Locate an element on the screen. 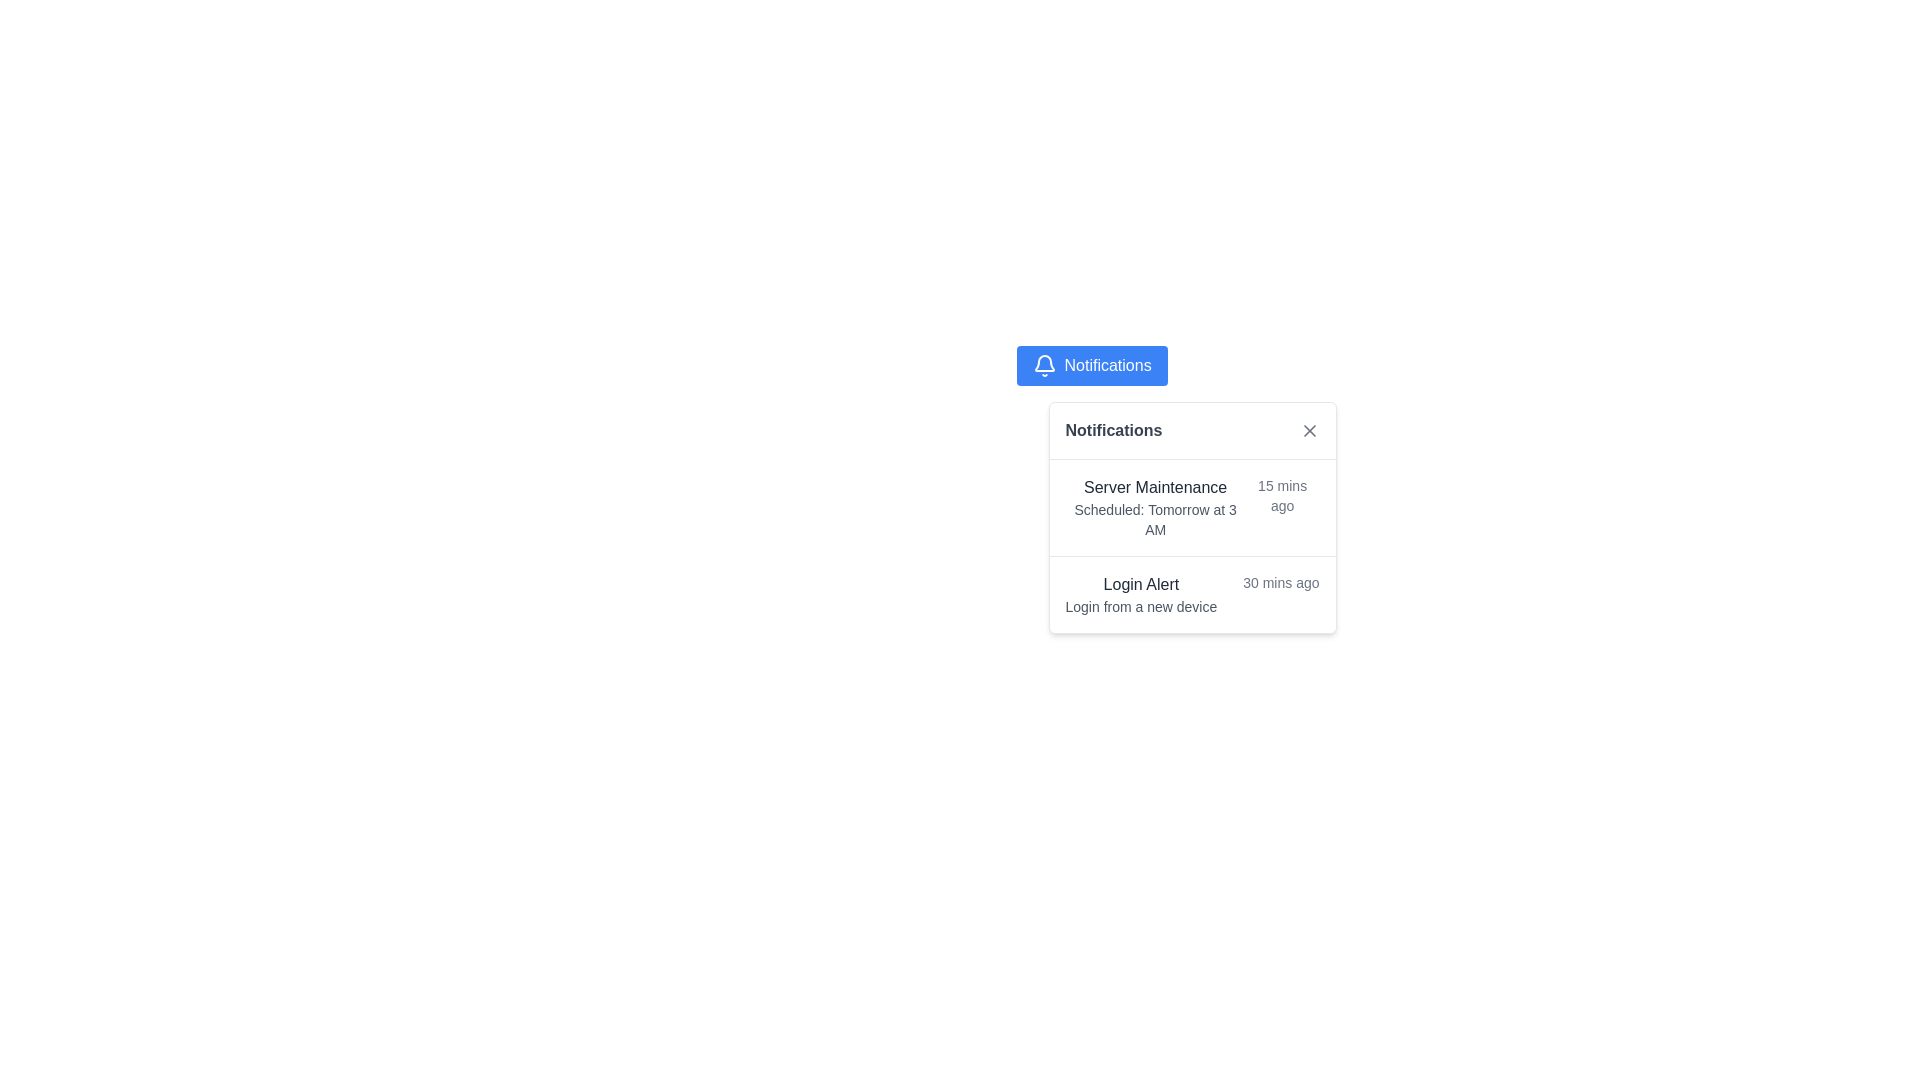  contents of the text label displaying 'Server Maintenance', which is styled with a medium weight font and dark gray color, located near the top-left corner of the notifications panel is located at coordinates (1155, 488).